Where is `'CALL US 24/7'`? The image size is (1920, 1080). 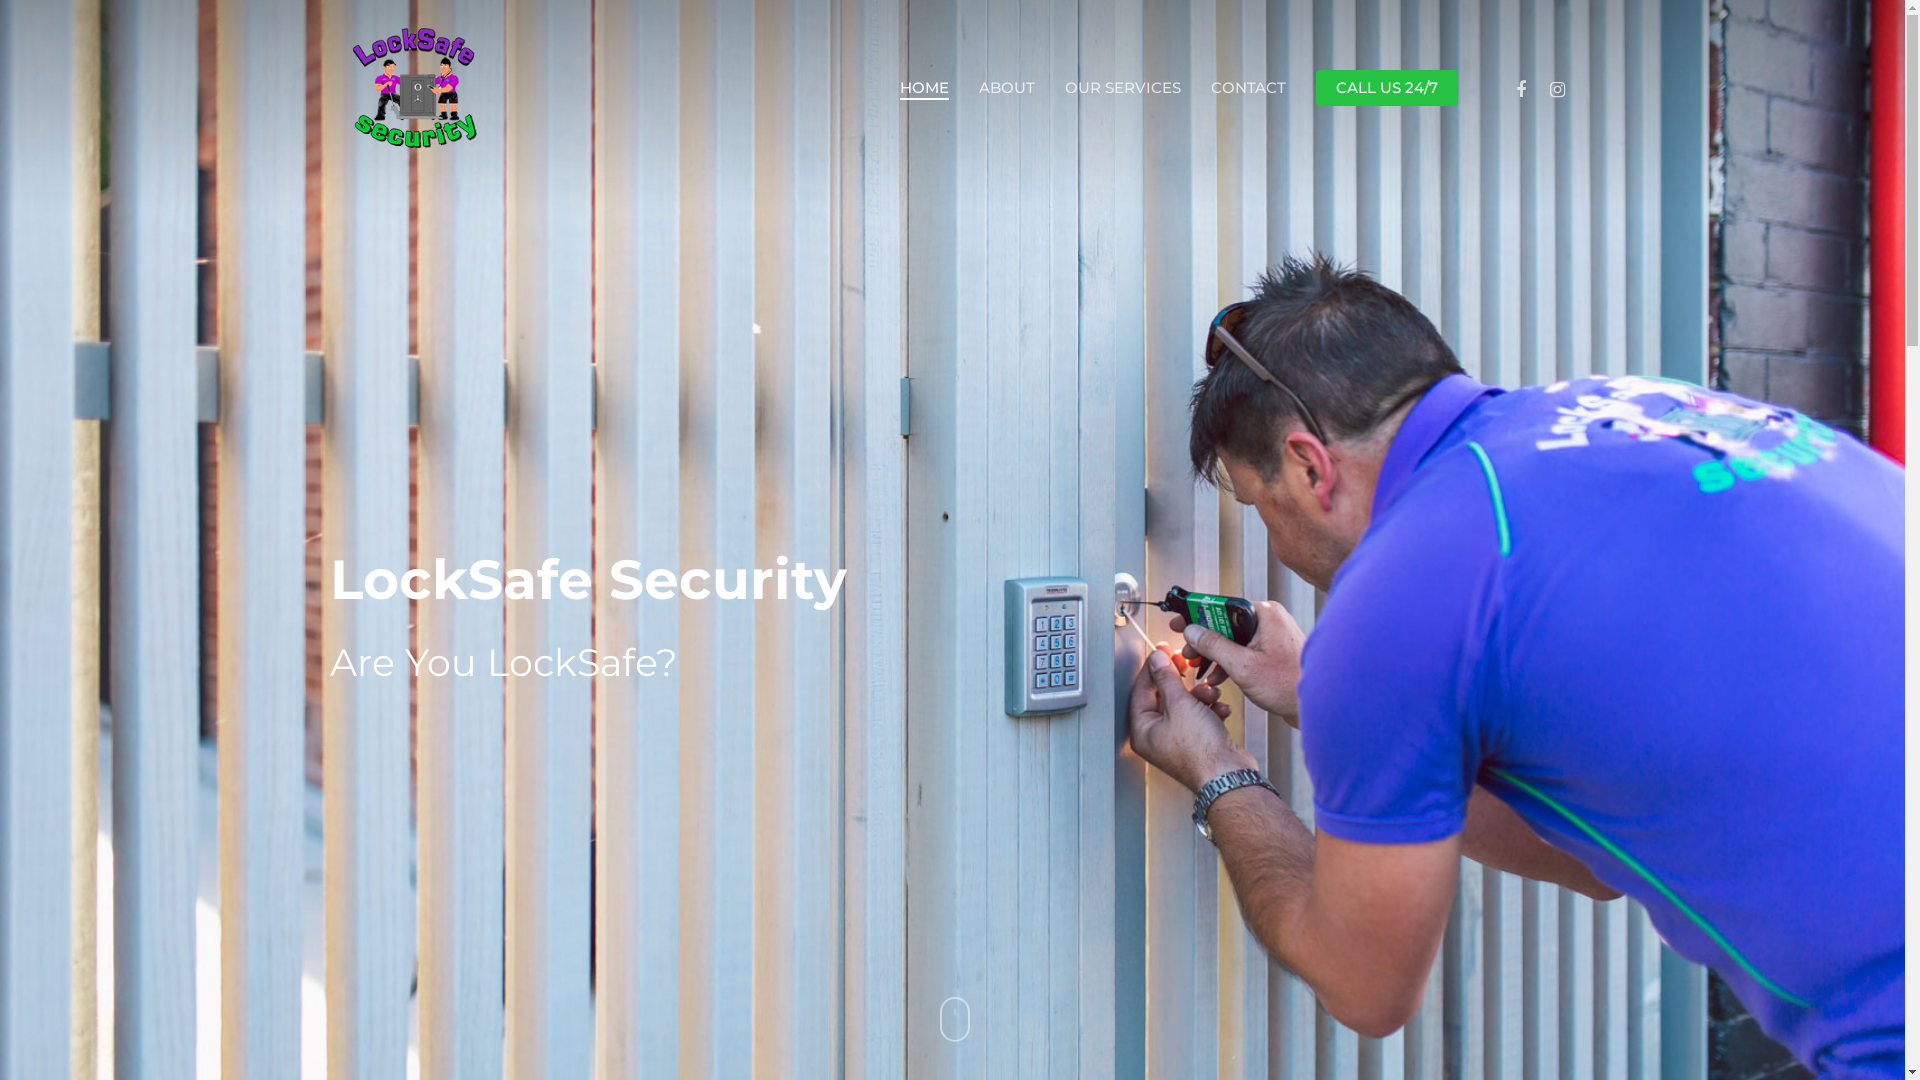 'CALL US 24/7' is located at coordinates (1386, 87).